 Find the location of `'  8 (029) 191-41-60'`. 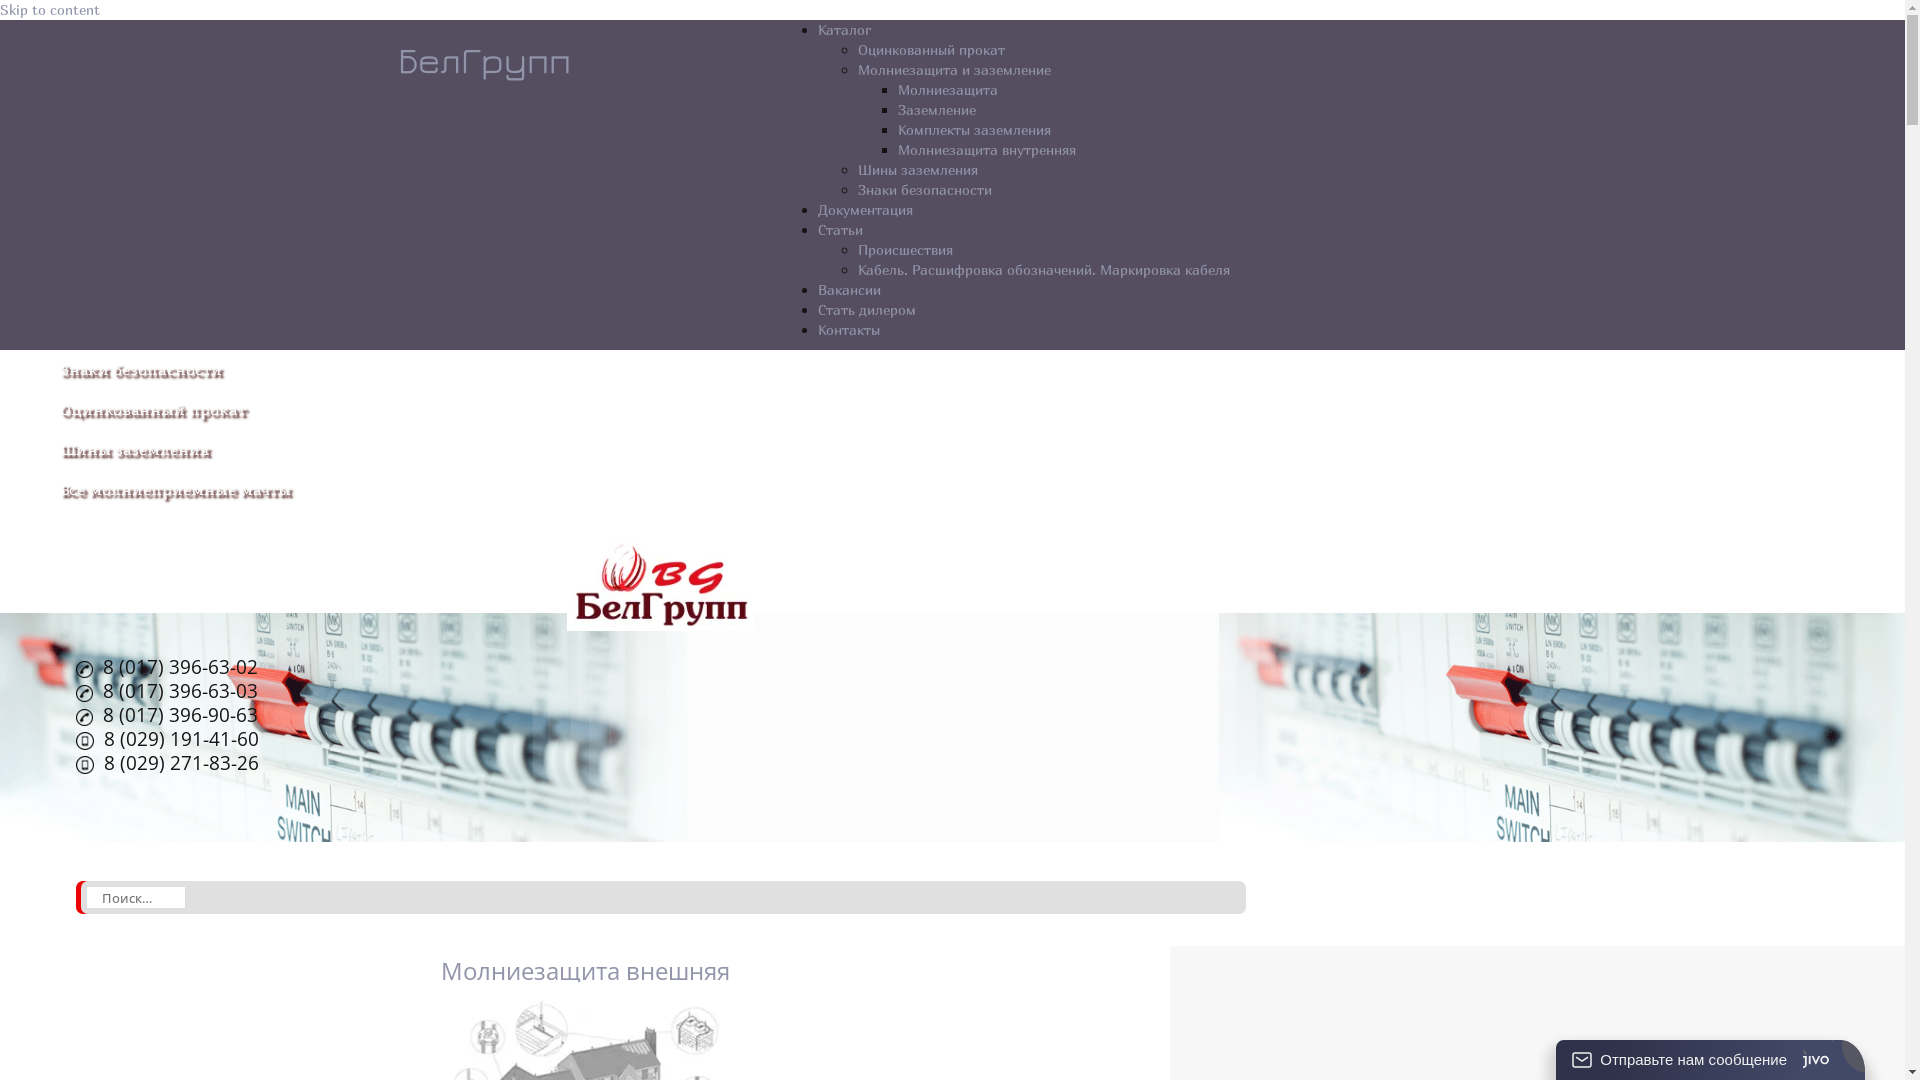

'  8 (029) 191-41-60' is located at coordinates (167, 740).